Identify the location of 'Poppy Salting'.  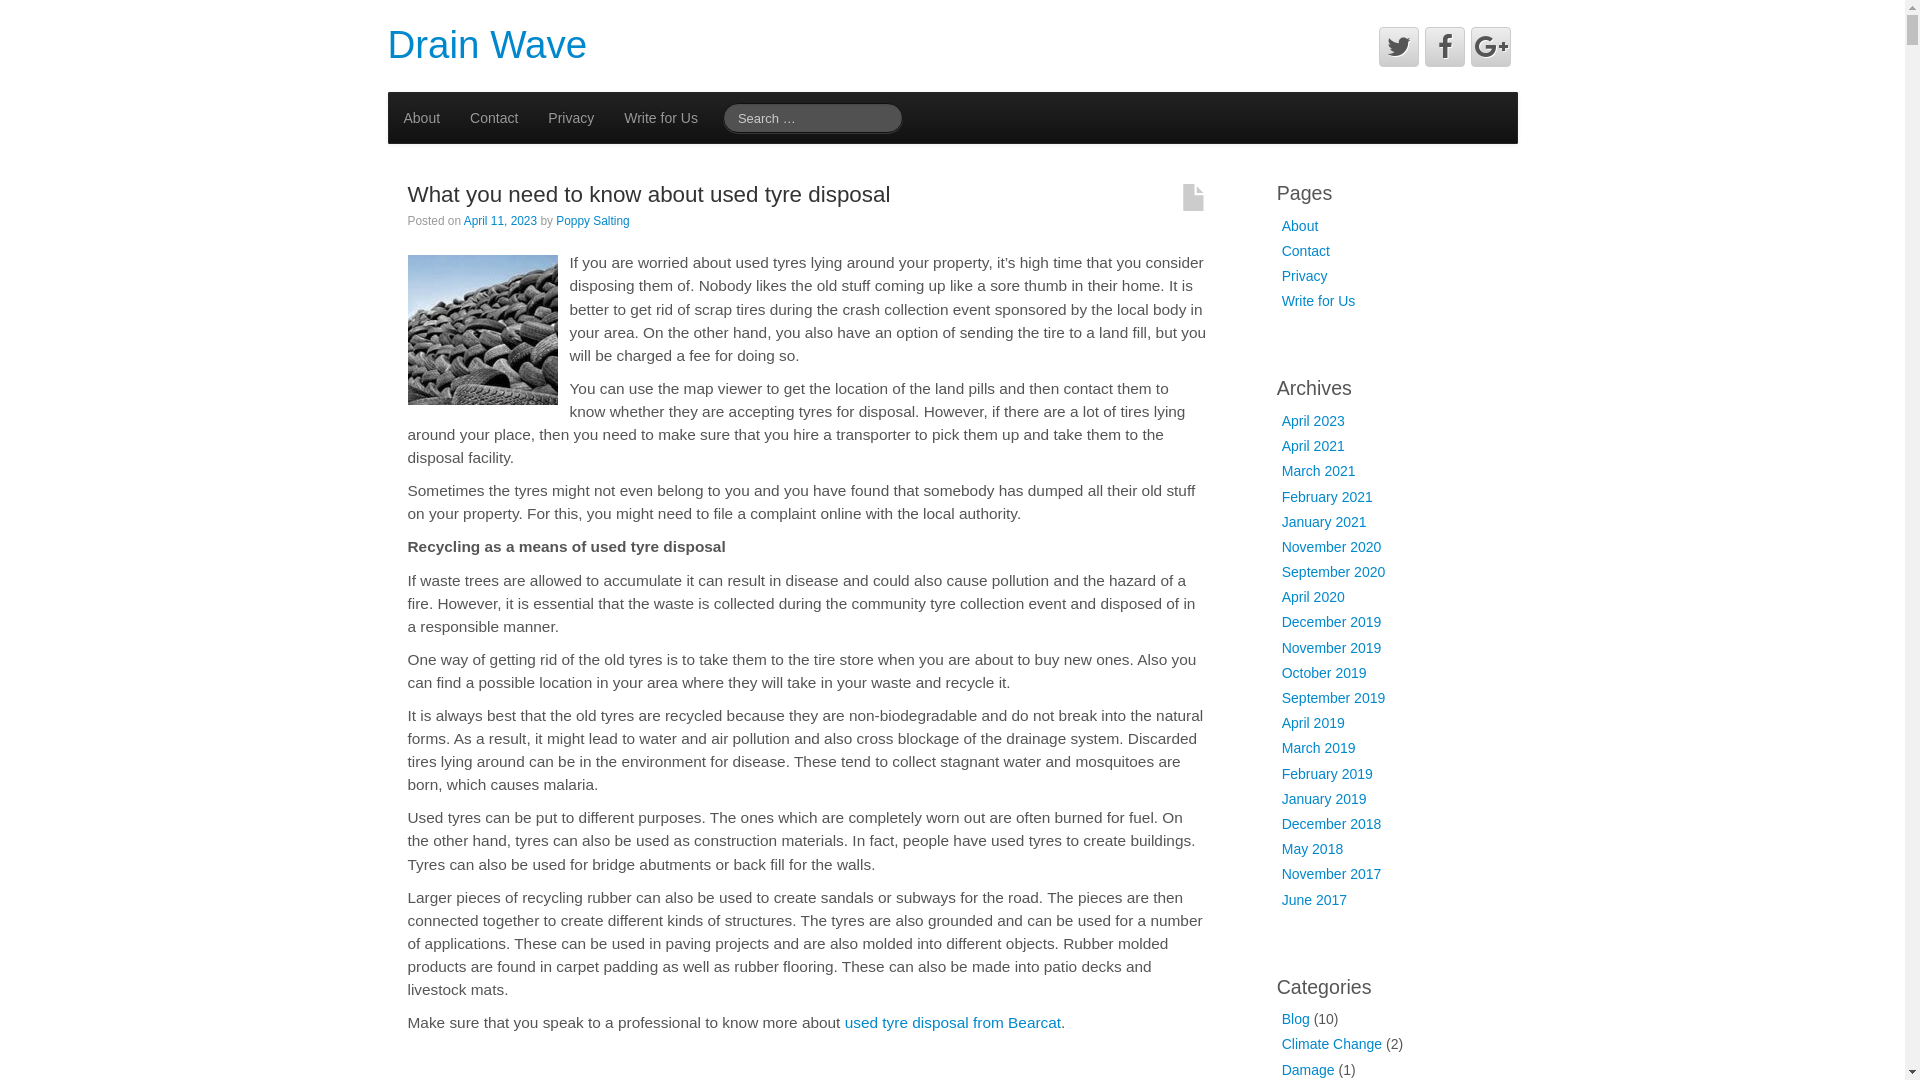
(591, 220).